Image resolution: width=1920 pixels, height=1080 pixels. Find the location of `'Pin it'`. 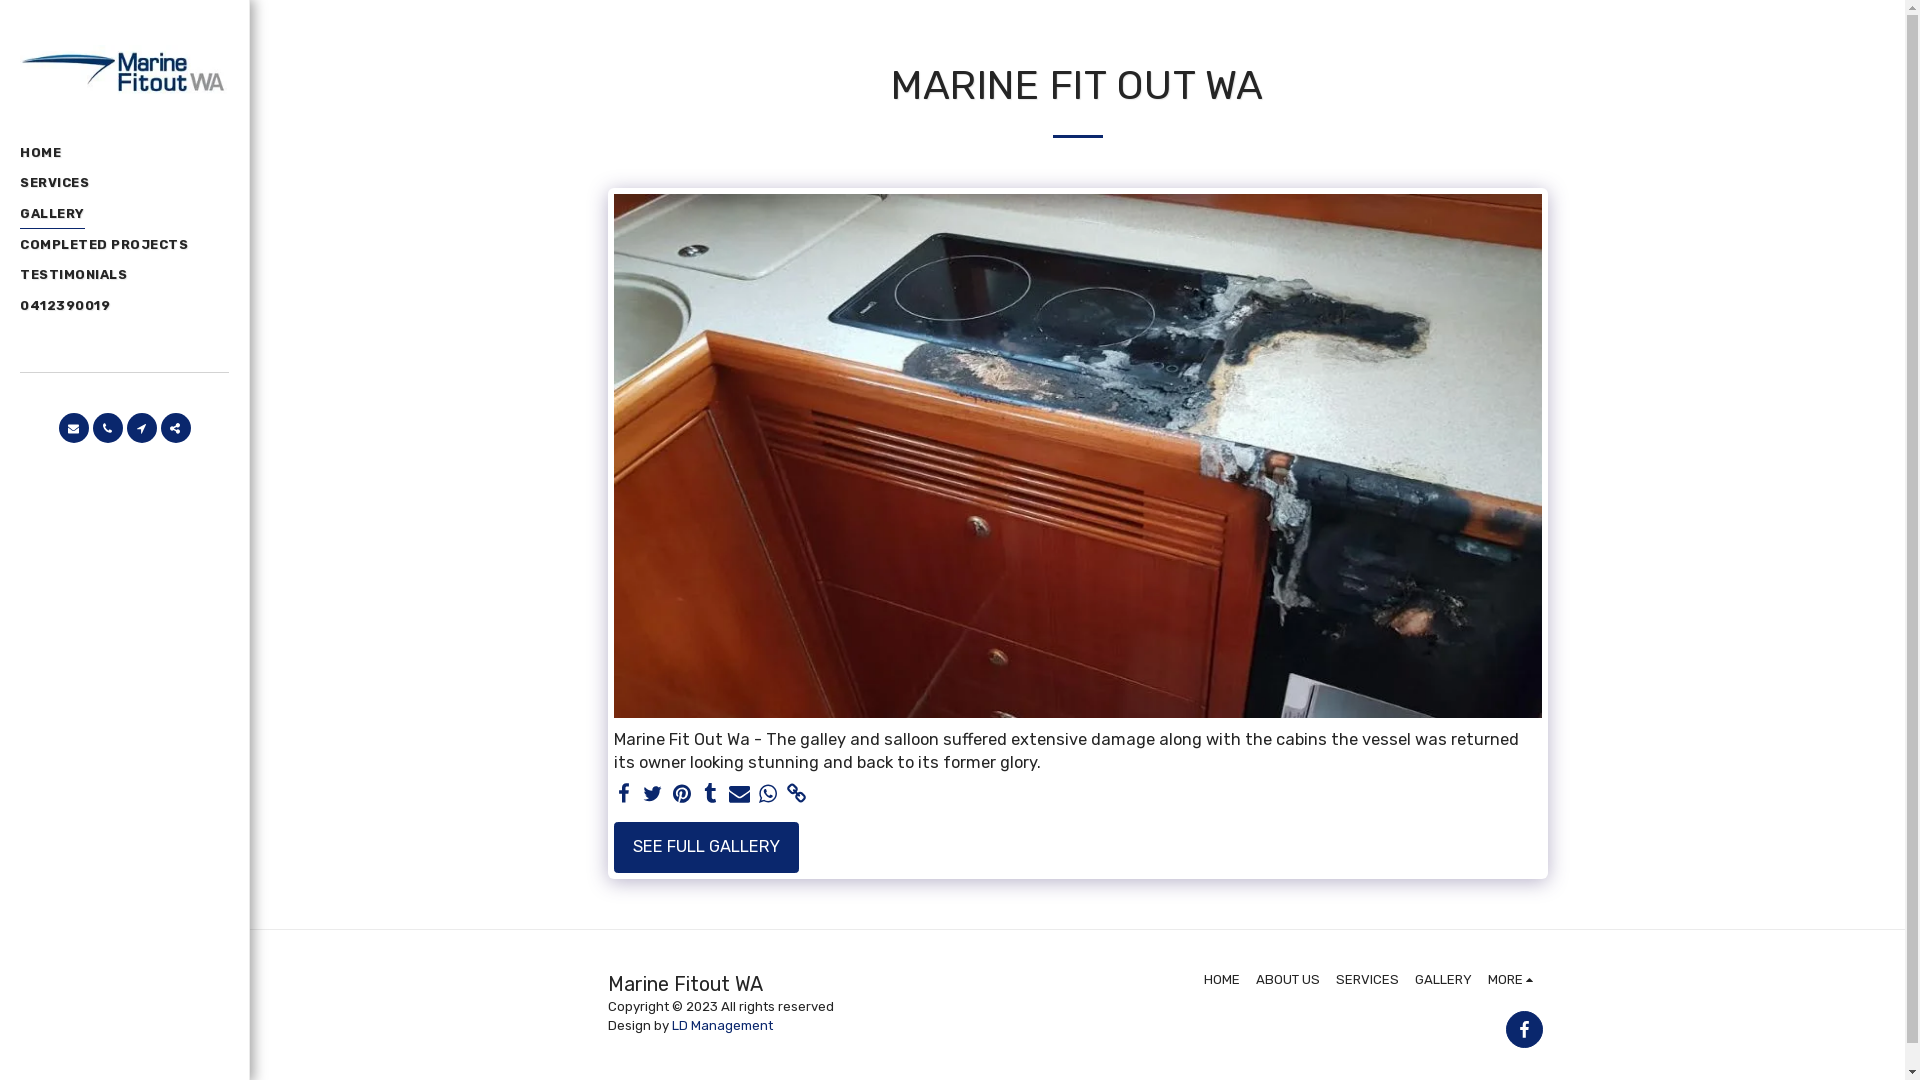

'Pin it' is located at coordinates (681, 793).